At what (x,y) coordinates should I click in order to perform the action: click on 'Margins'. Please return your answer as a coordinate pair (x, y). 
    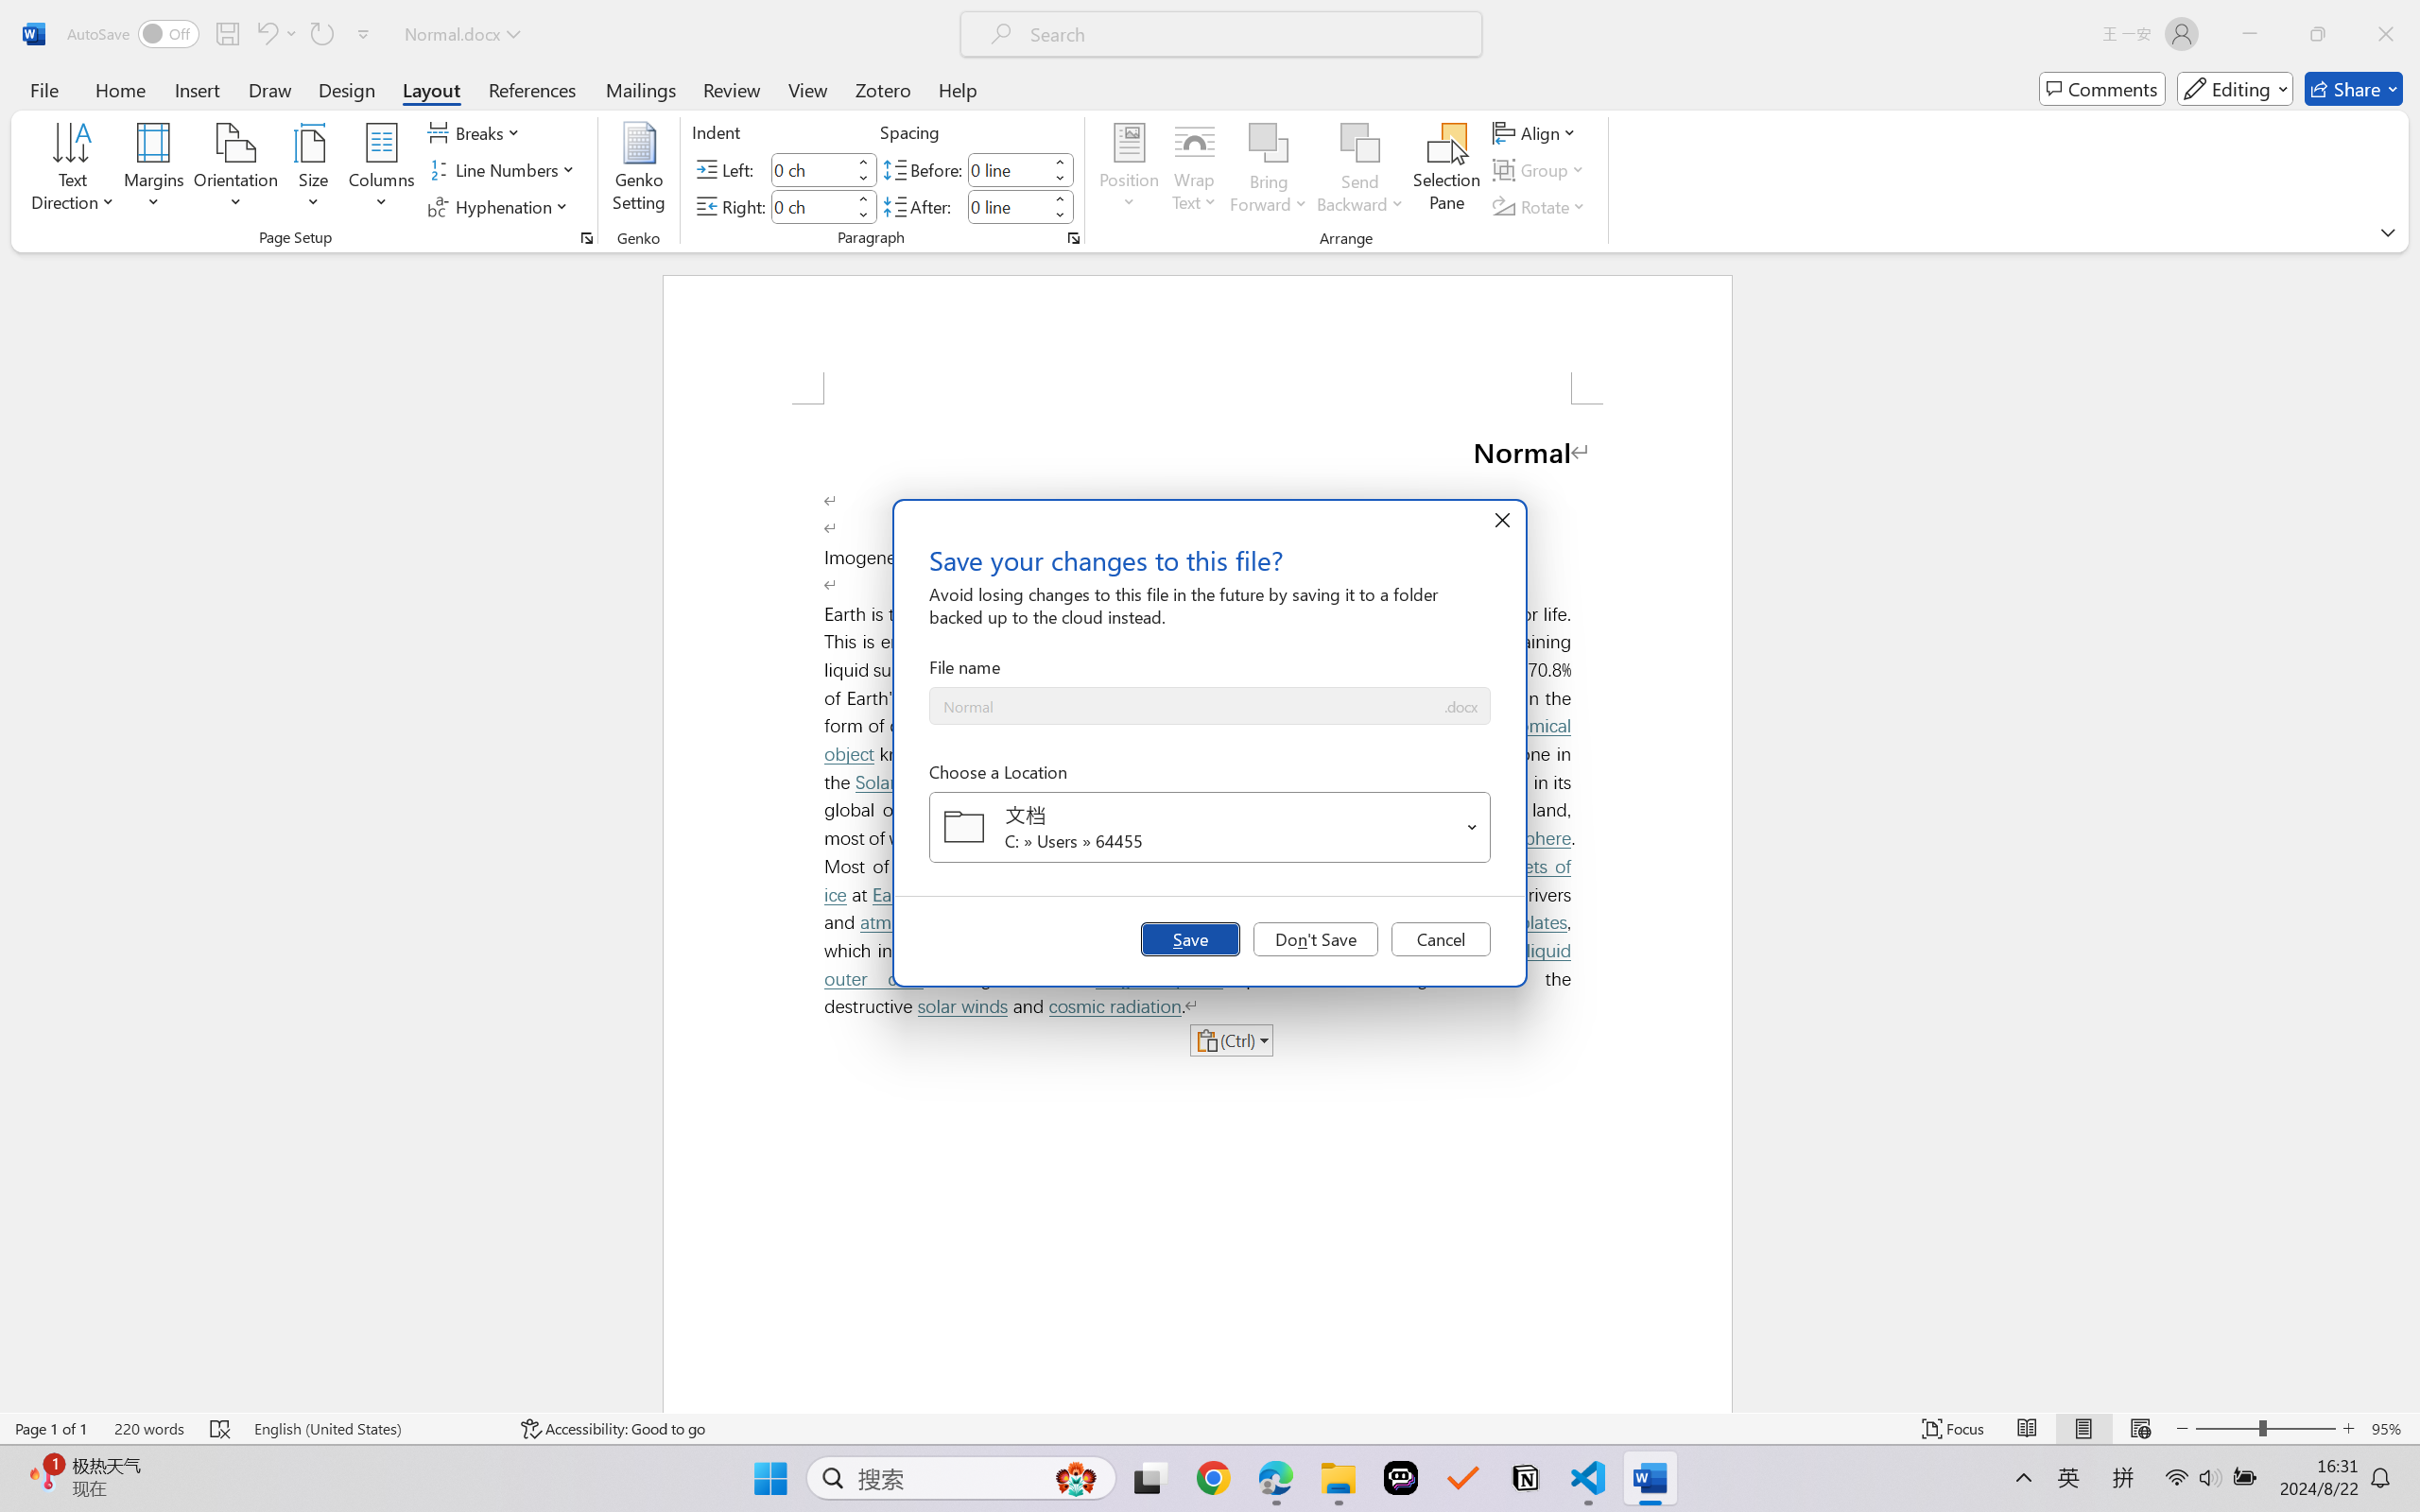
    Looking at the image, I should click on (153, 170).